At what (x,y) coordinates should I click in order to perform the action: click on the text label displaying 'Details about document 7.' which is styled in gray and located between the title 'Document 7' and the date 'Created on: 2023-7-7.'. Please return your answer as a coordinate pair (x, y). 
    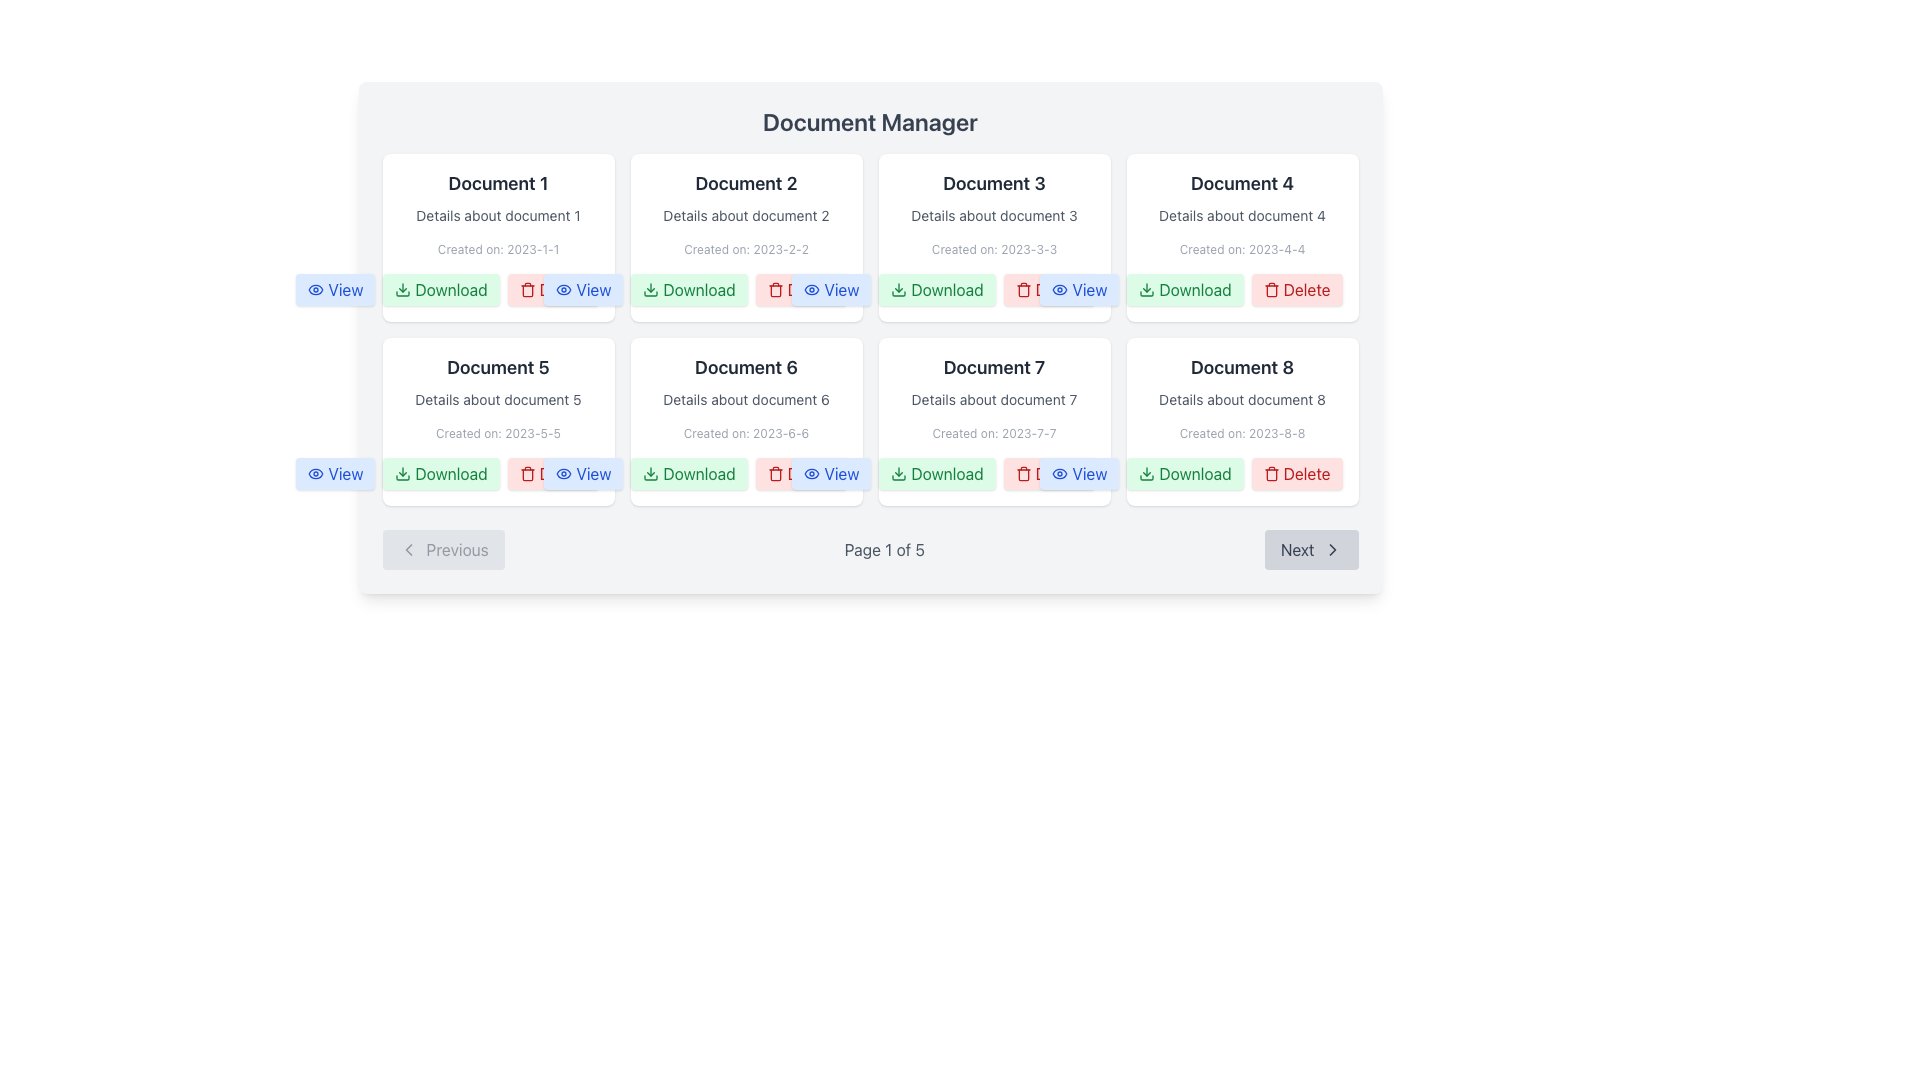
    Looking at the image, I should click on (994, 400).